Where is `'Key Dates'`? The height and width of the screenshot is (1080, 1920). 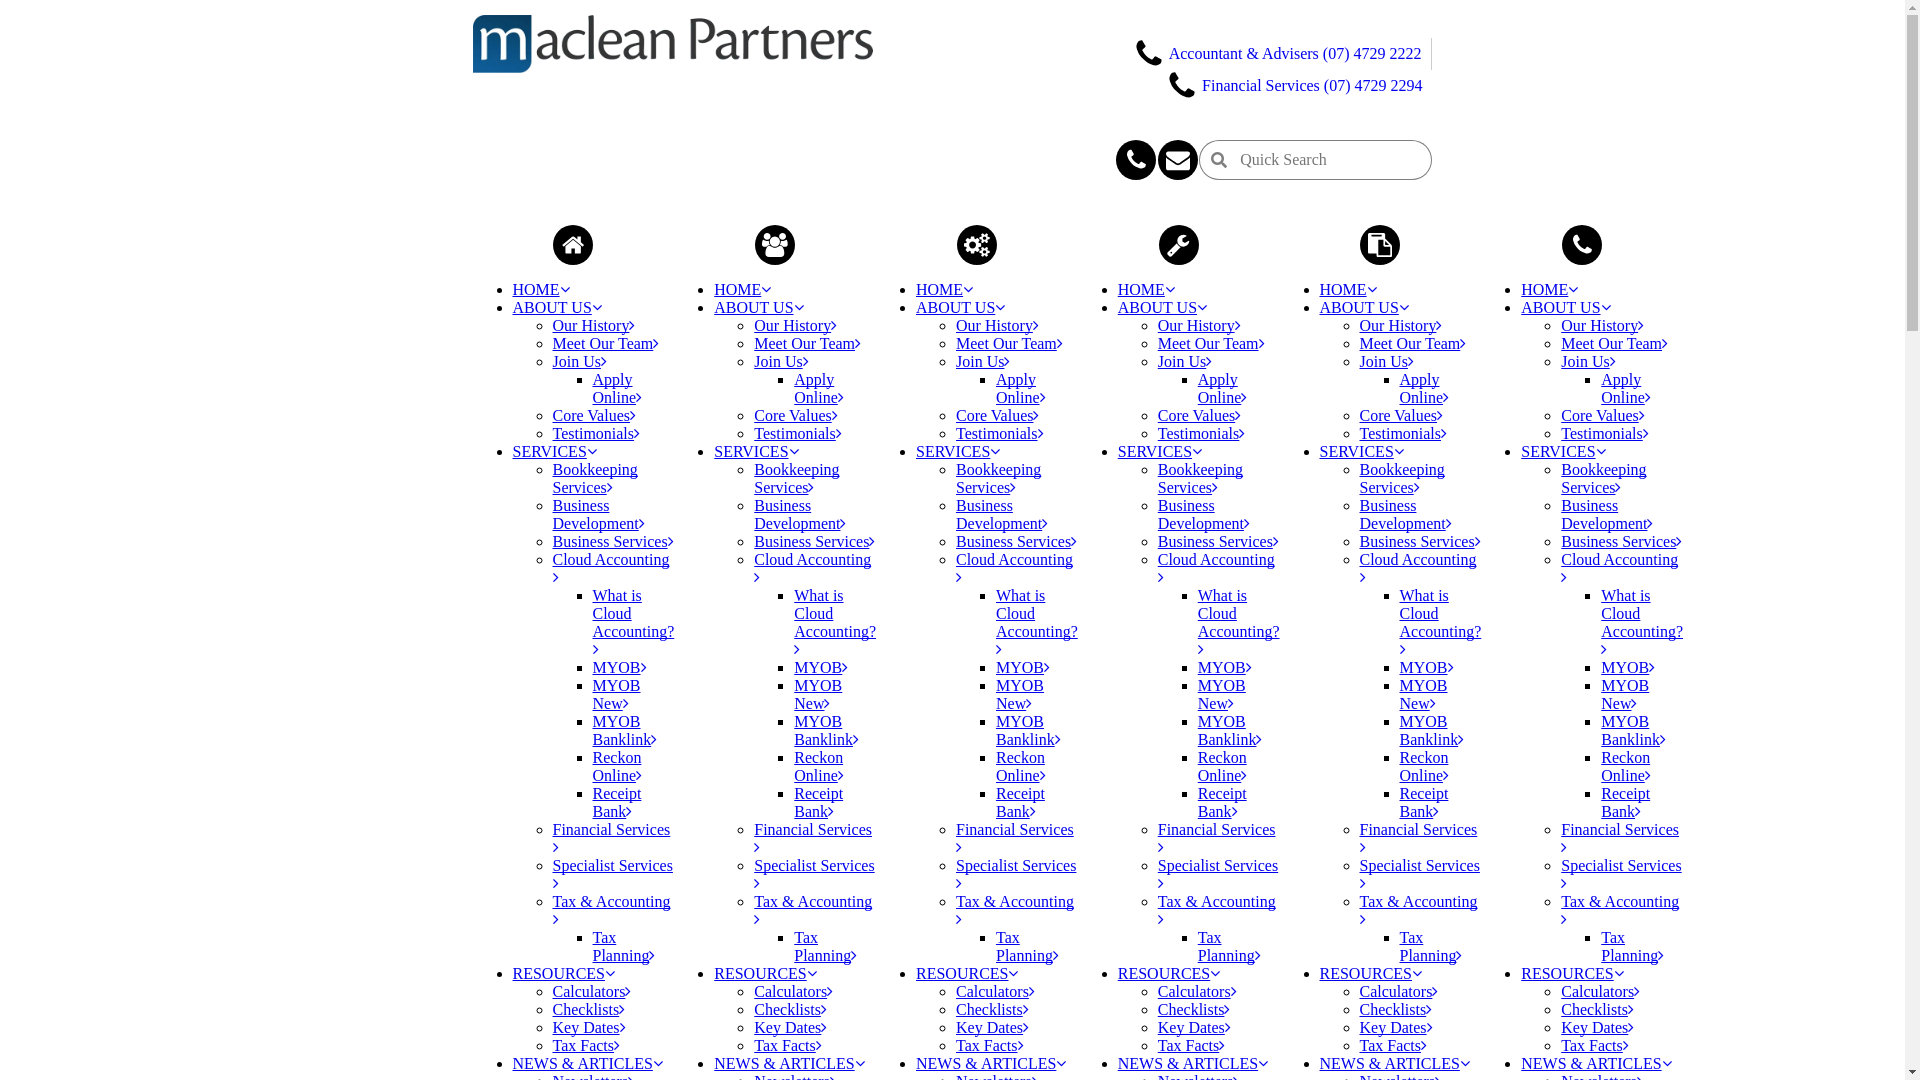 'Key Dates' is located at coordinates (1395, 1027).